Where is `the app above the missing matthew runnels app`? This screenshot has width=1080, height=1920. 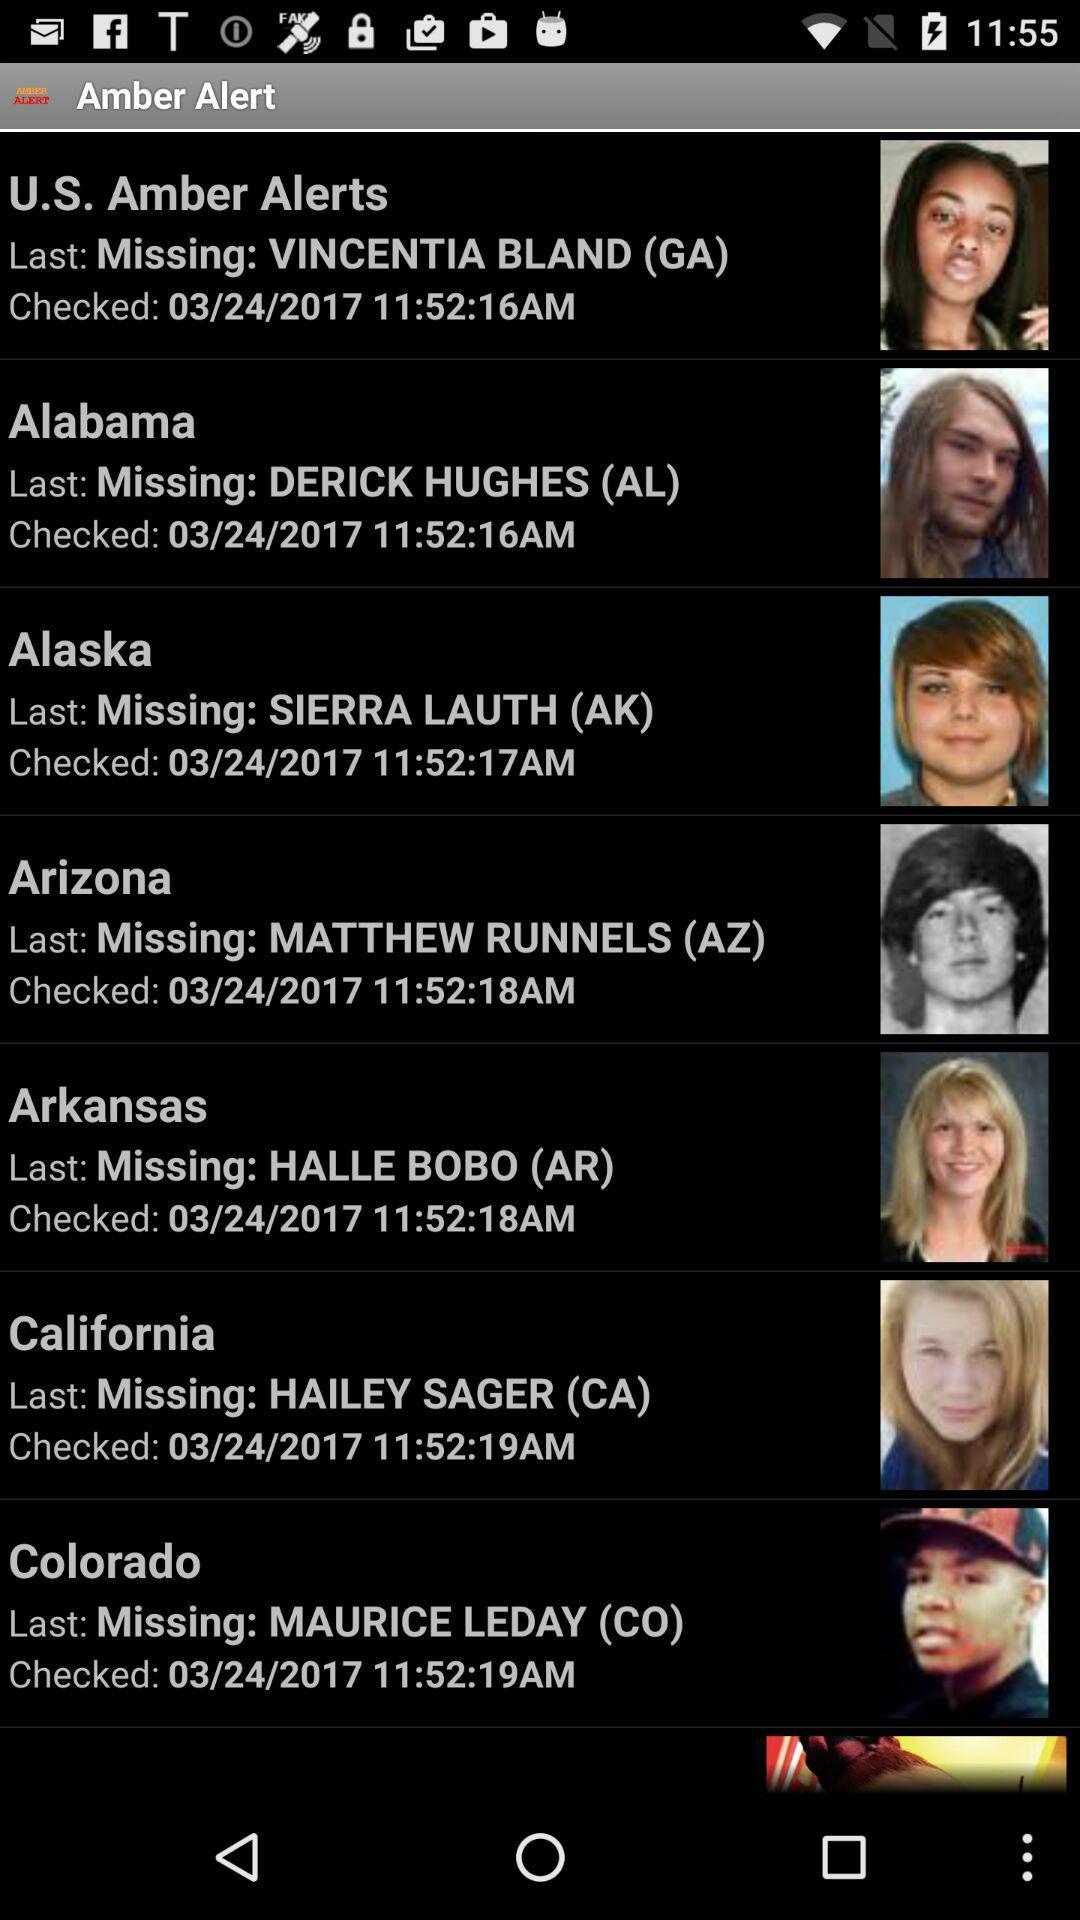
the app above the missing matthew runnels app is located at coordinates (434, 875).